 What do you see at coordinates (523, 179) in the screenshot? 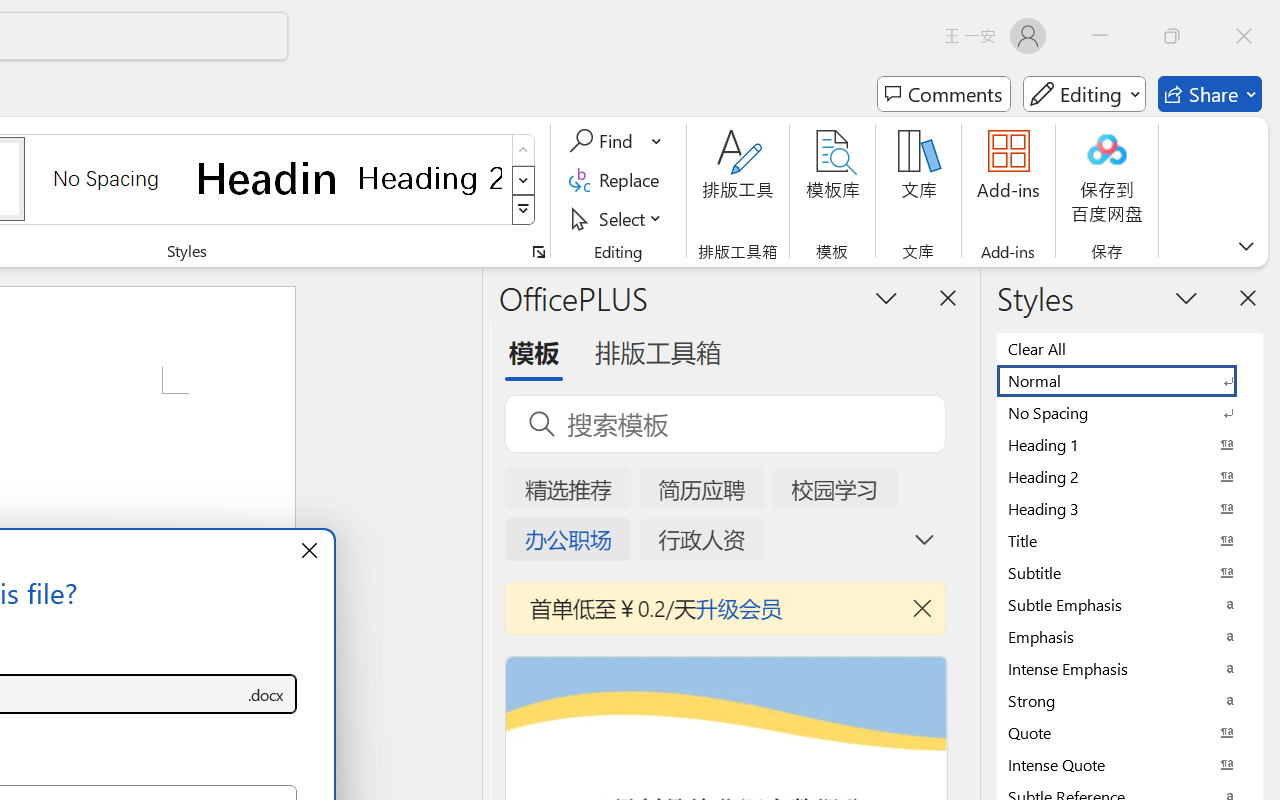
I see `'Row Down'` at bounding box center [523, 179].